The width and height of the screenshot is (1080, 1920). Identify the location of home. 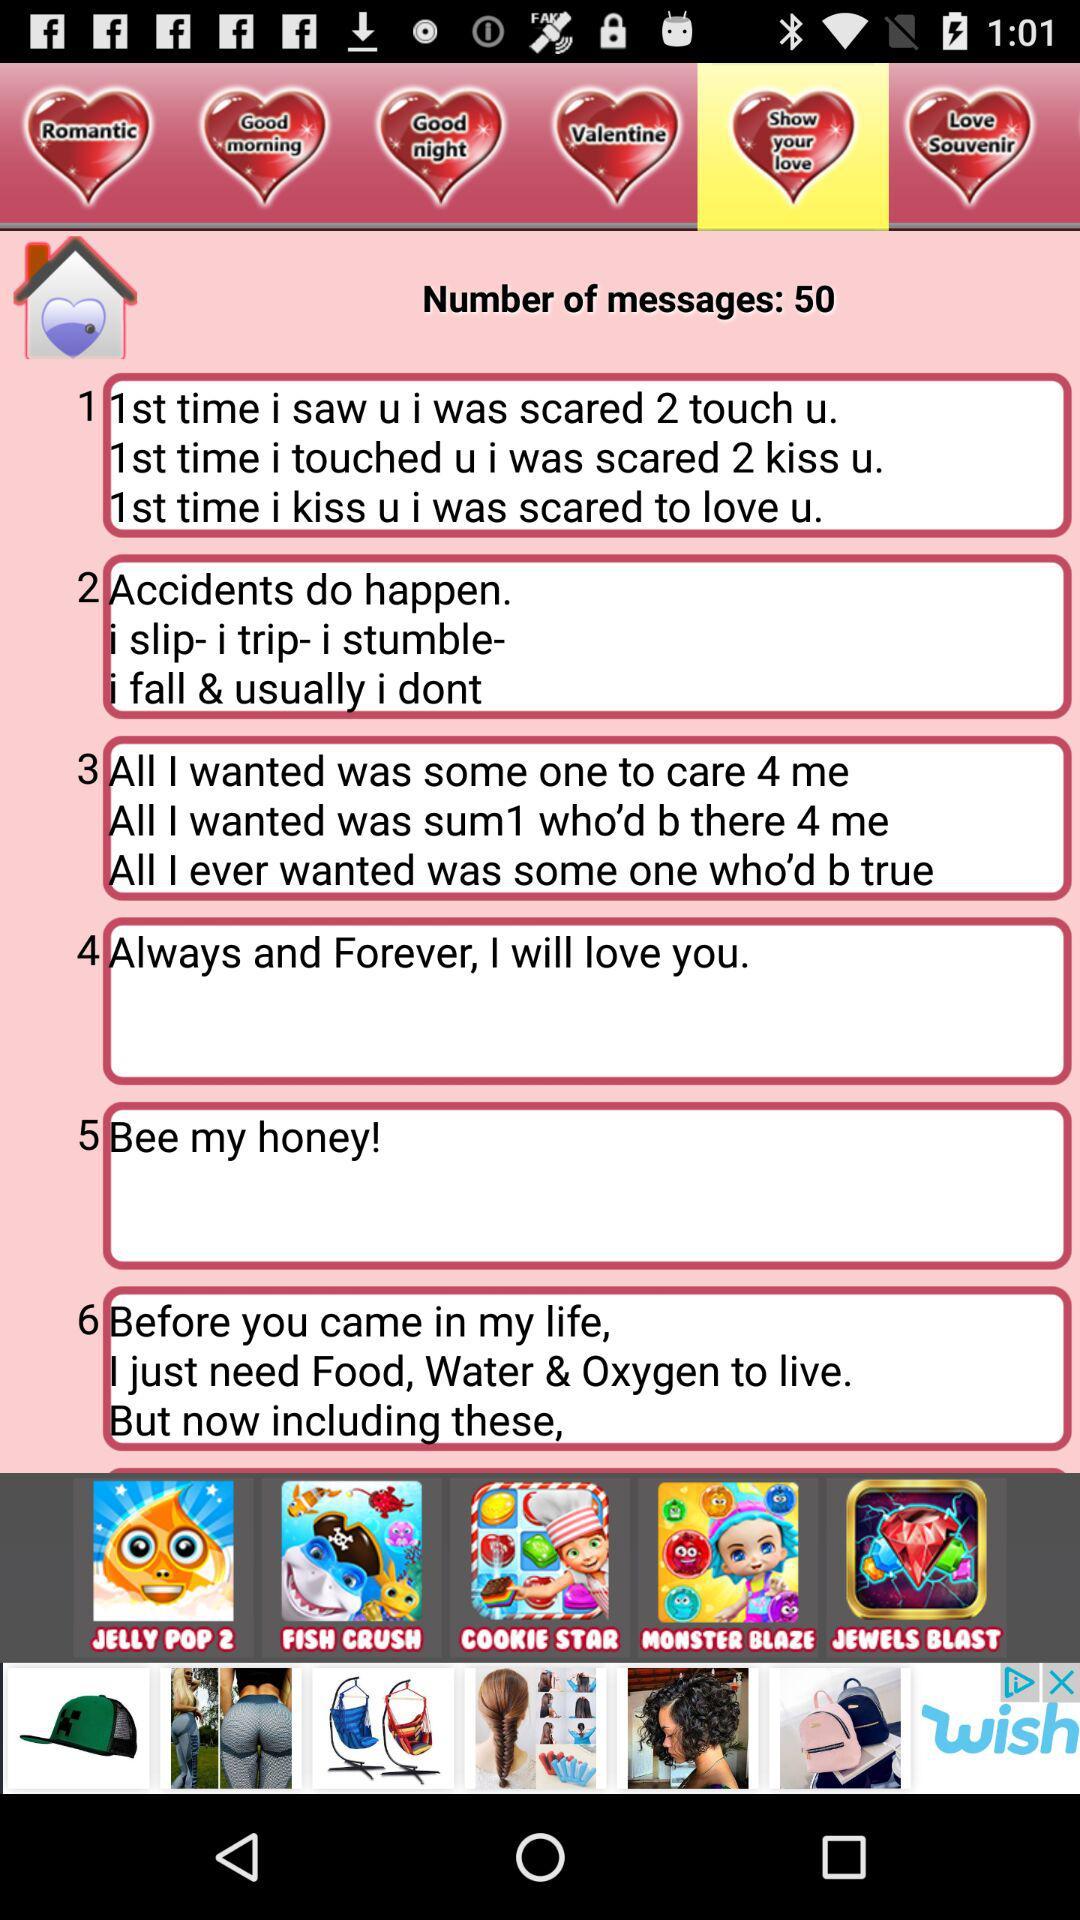
(74, 296).